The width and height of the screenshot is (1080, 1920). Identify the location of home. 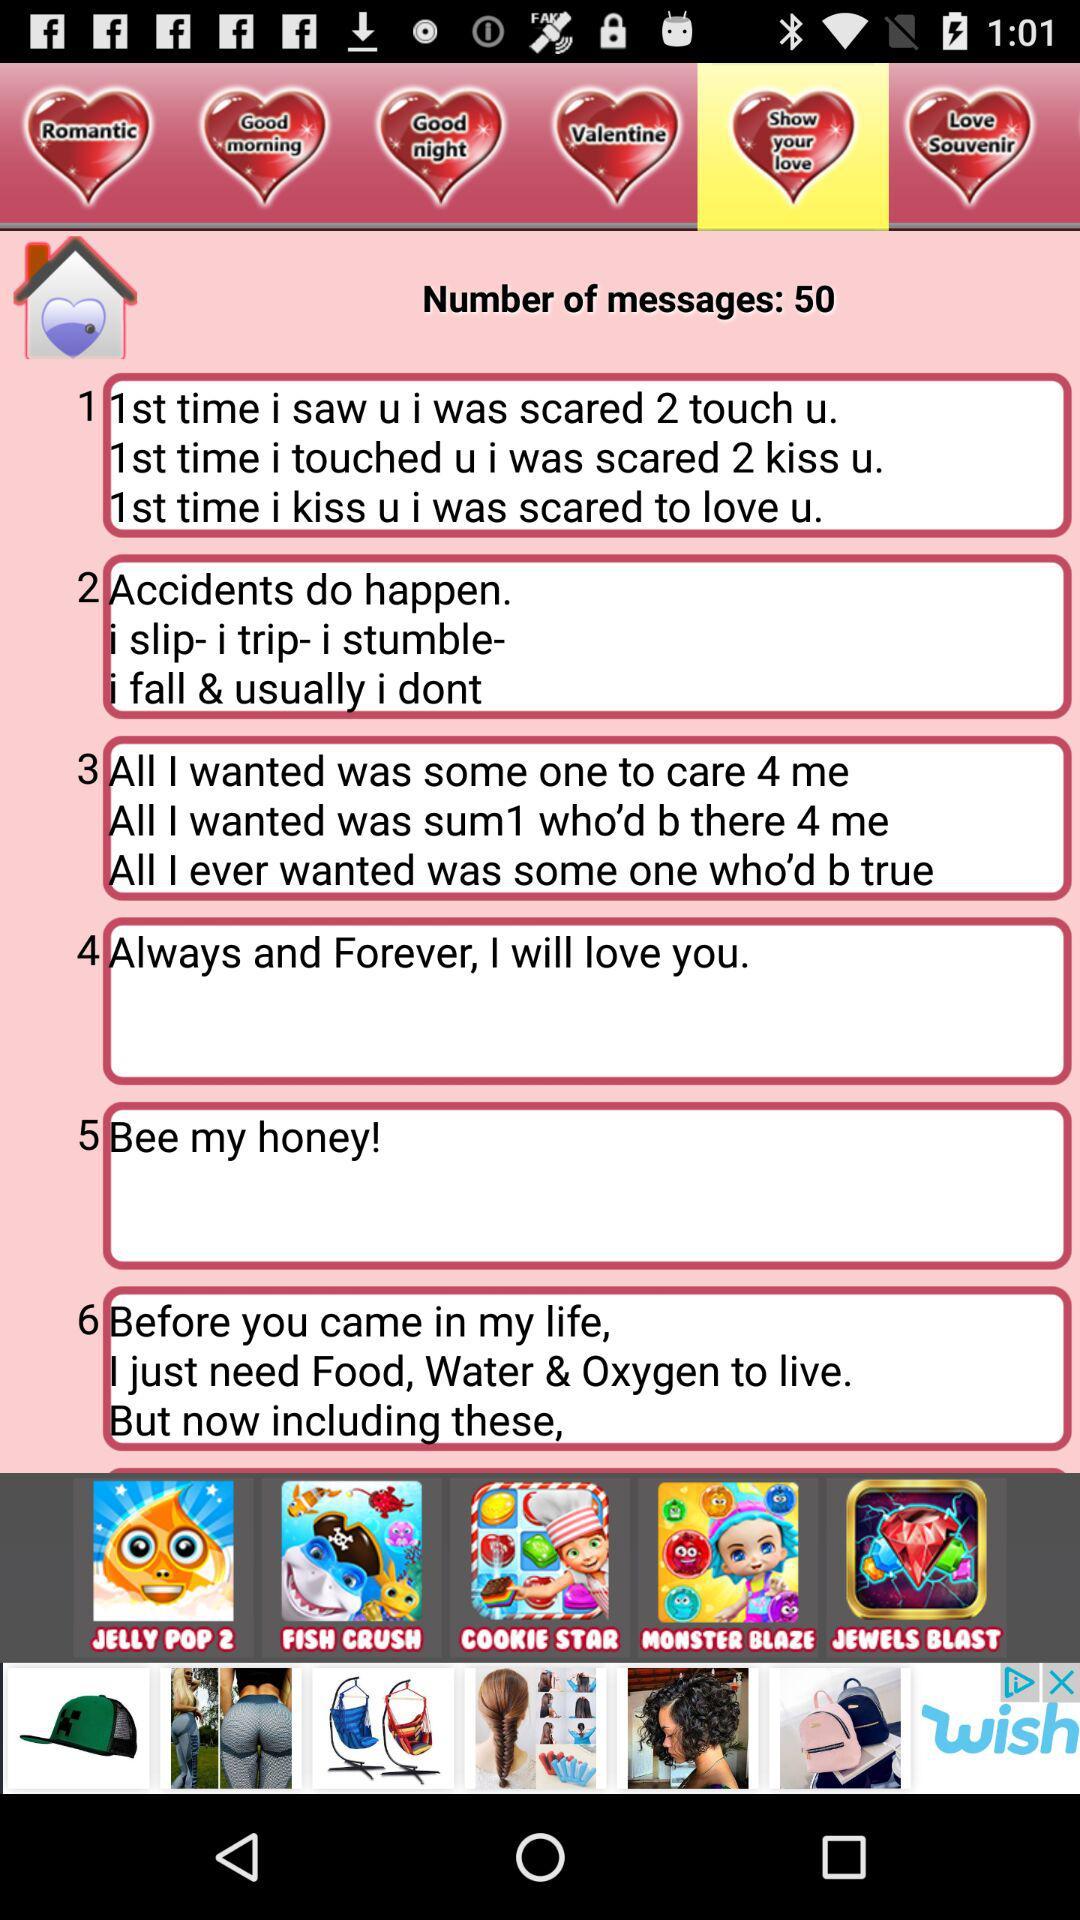
(74, 296).